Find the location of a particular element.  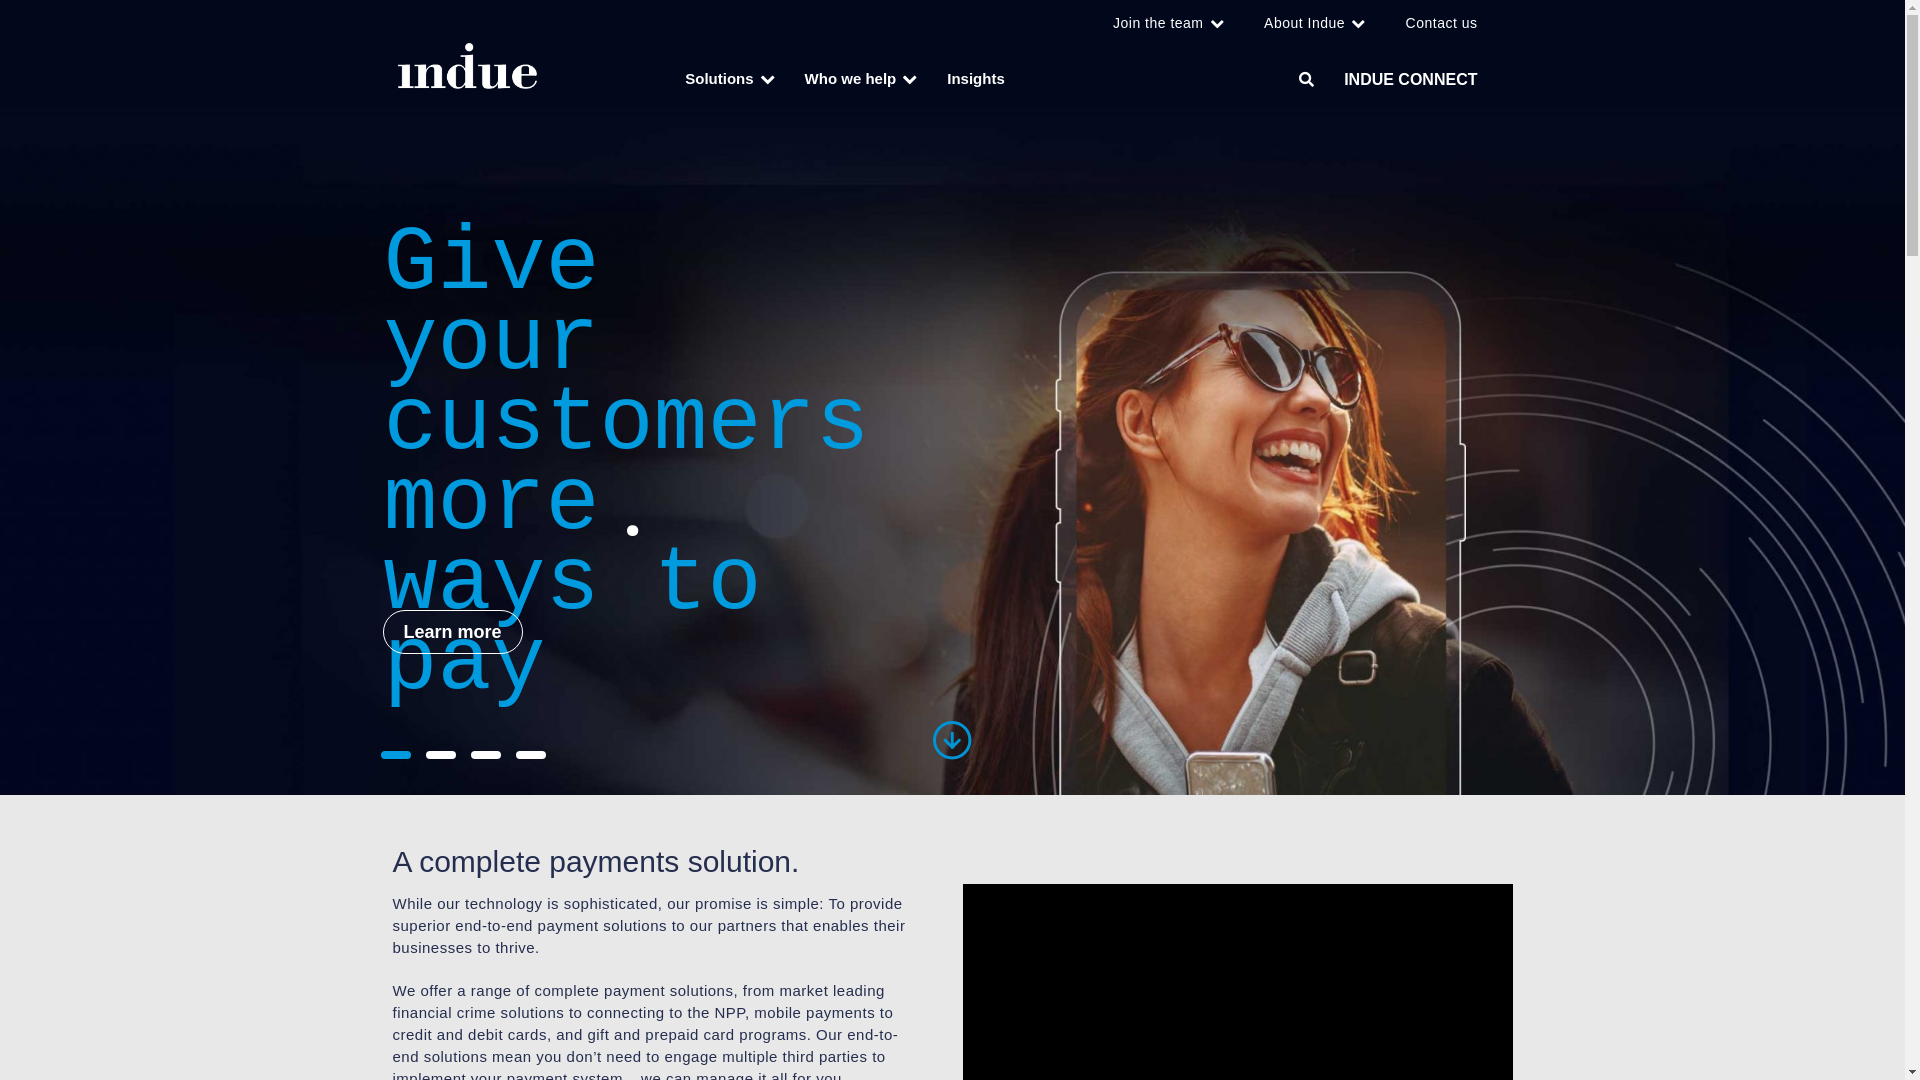

'INDUE CONNECT' is located at coordinates (1409, 78).